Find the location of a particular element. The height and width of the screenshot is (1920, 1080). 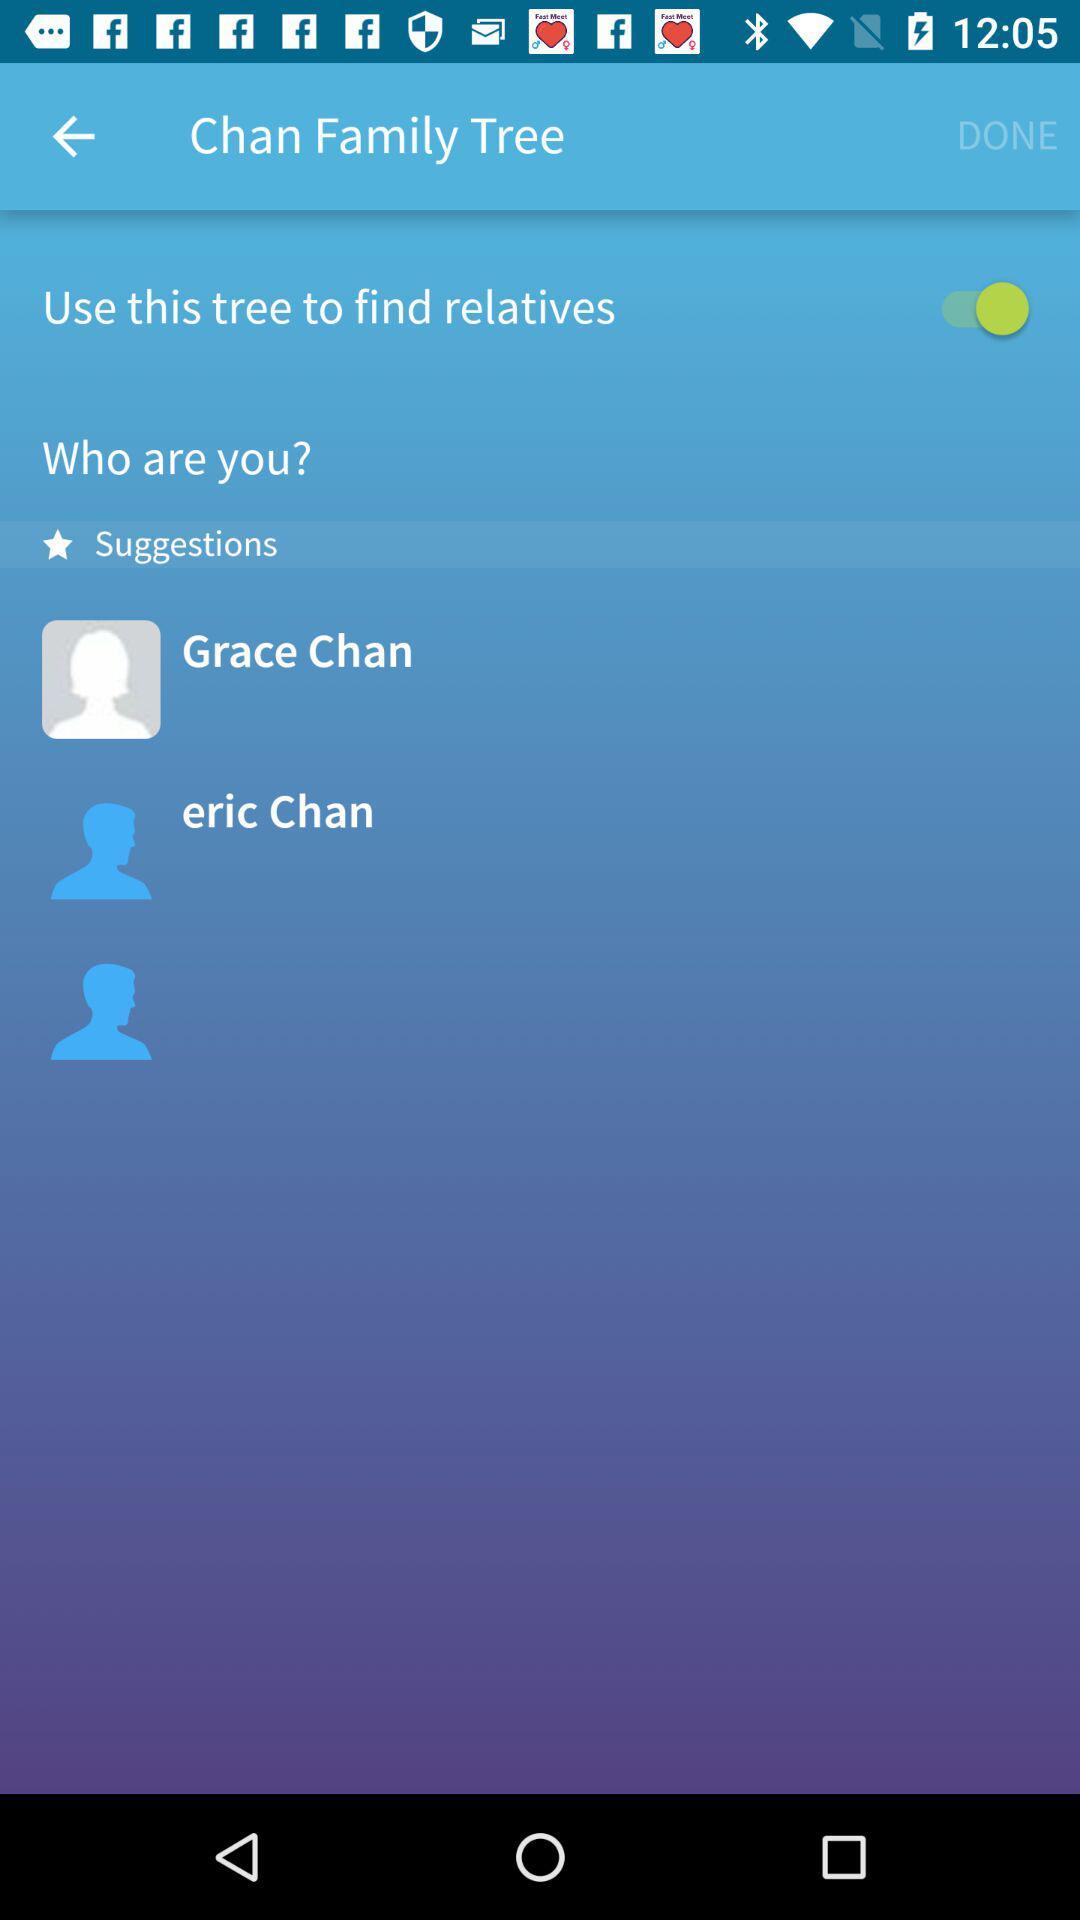

use this tree to find relatives is located at coordinates (540, 307).